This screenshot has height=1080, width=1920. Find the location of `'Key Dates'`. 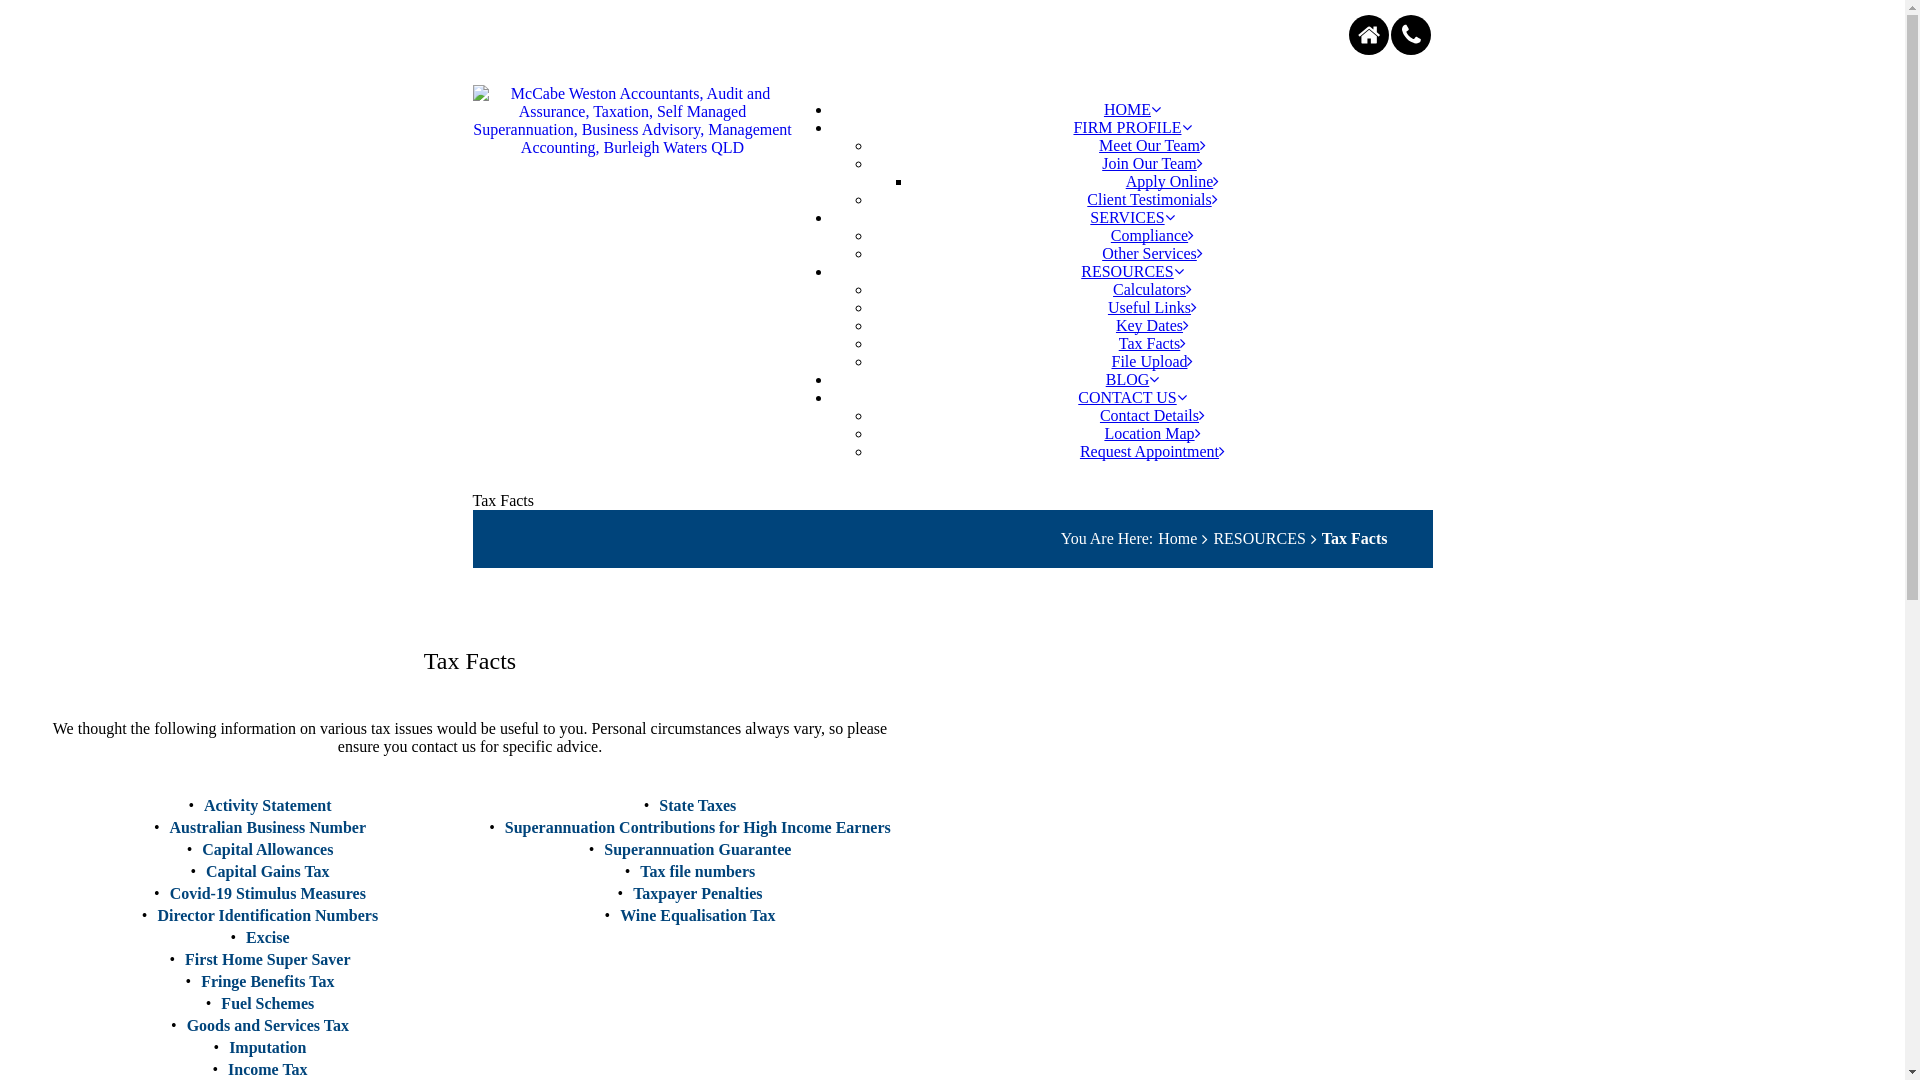

'Key Dates' is located at coordinates (1115, 324).